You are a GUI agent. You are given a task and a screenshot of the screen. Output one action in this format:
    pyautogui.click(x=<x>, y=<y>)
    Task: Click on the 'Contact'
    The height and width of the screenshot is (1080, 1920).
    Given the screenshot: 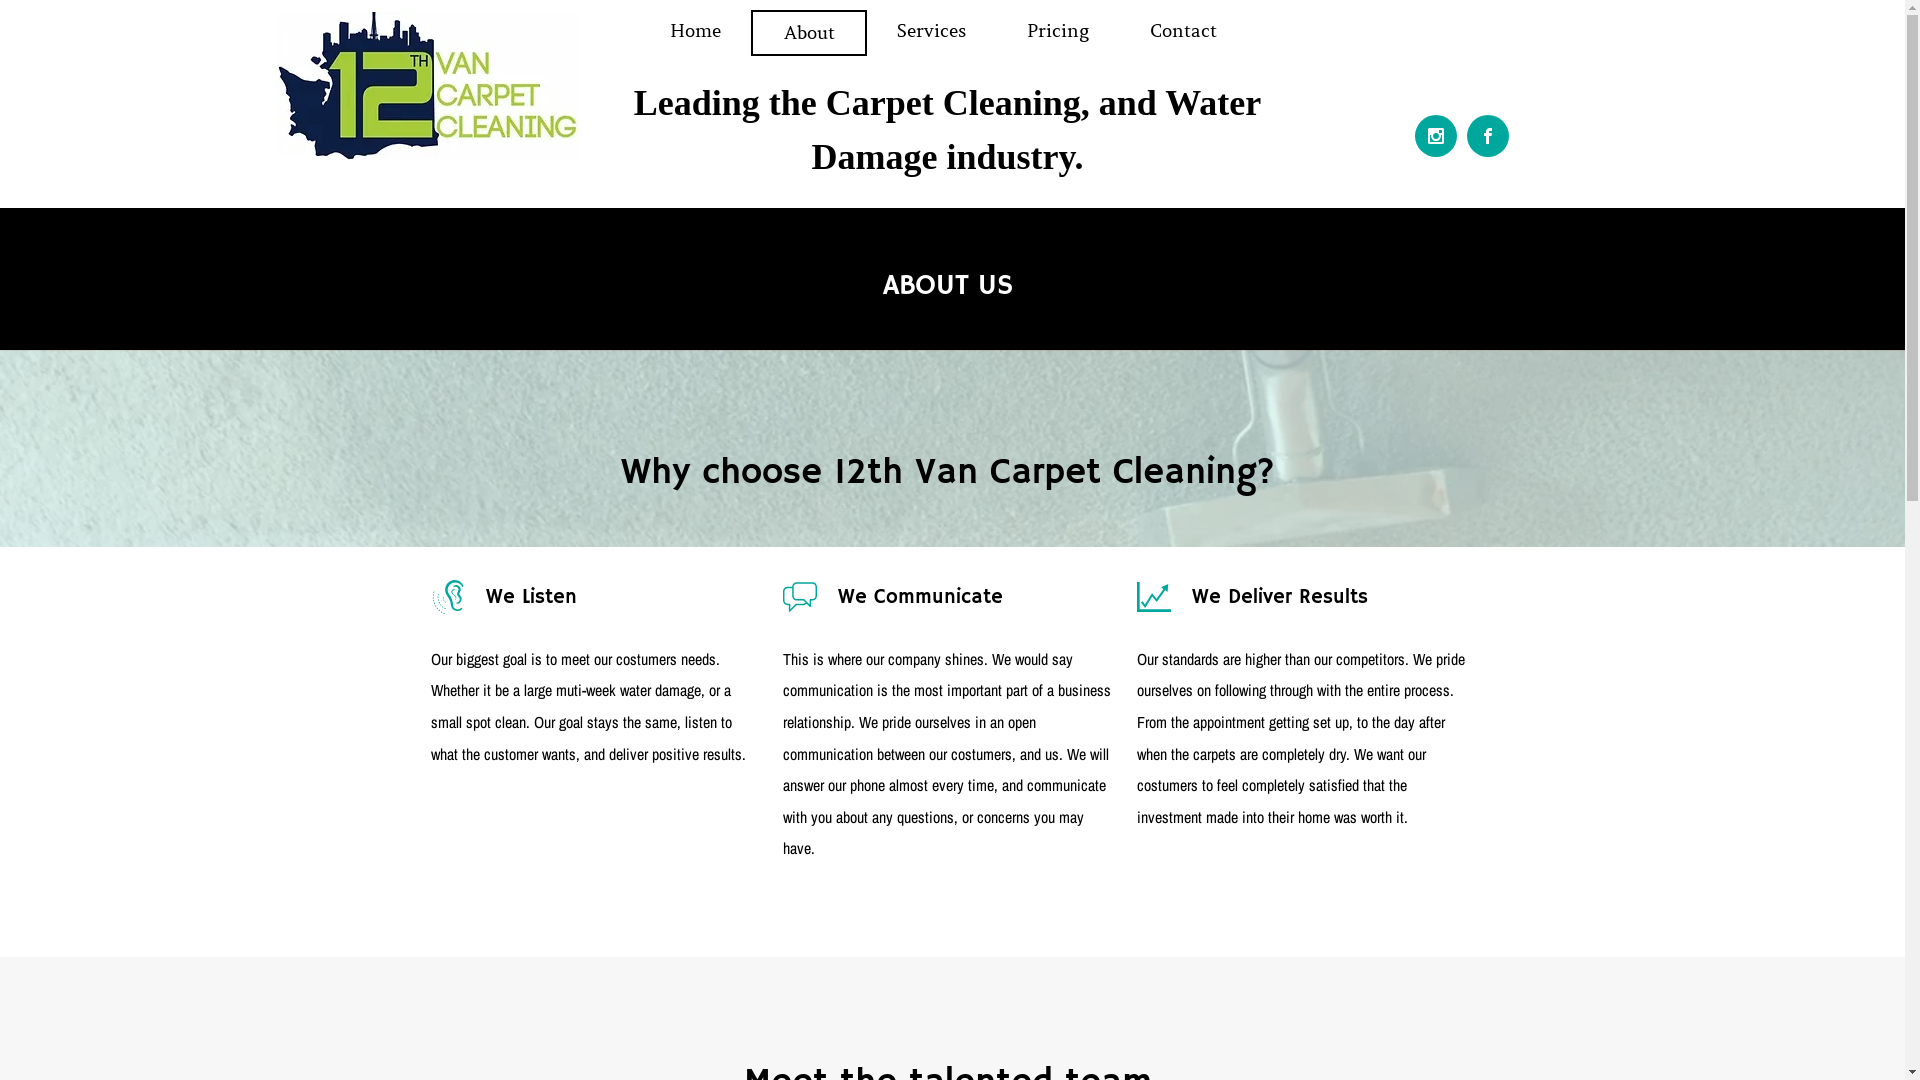 What is the action you would take?
    pyautogui.click(x=1118, y=30)
    